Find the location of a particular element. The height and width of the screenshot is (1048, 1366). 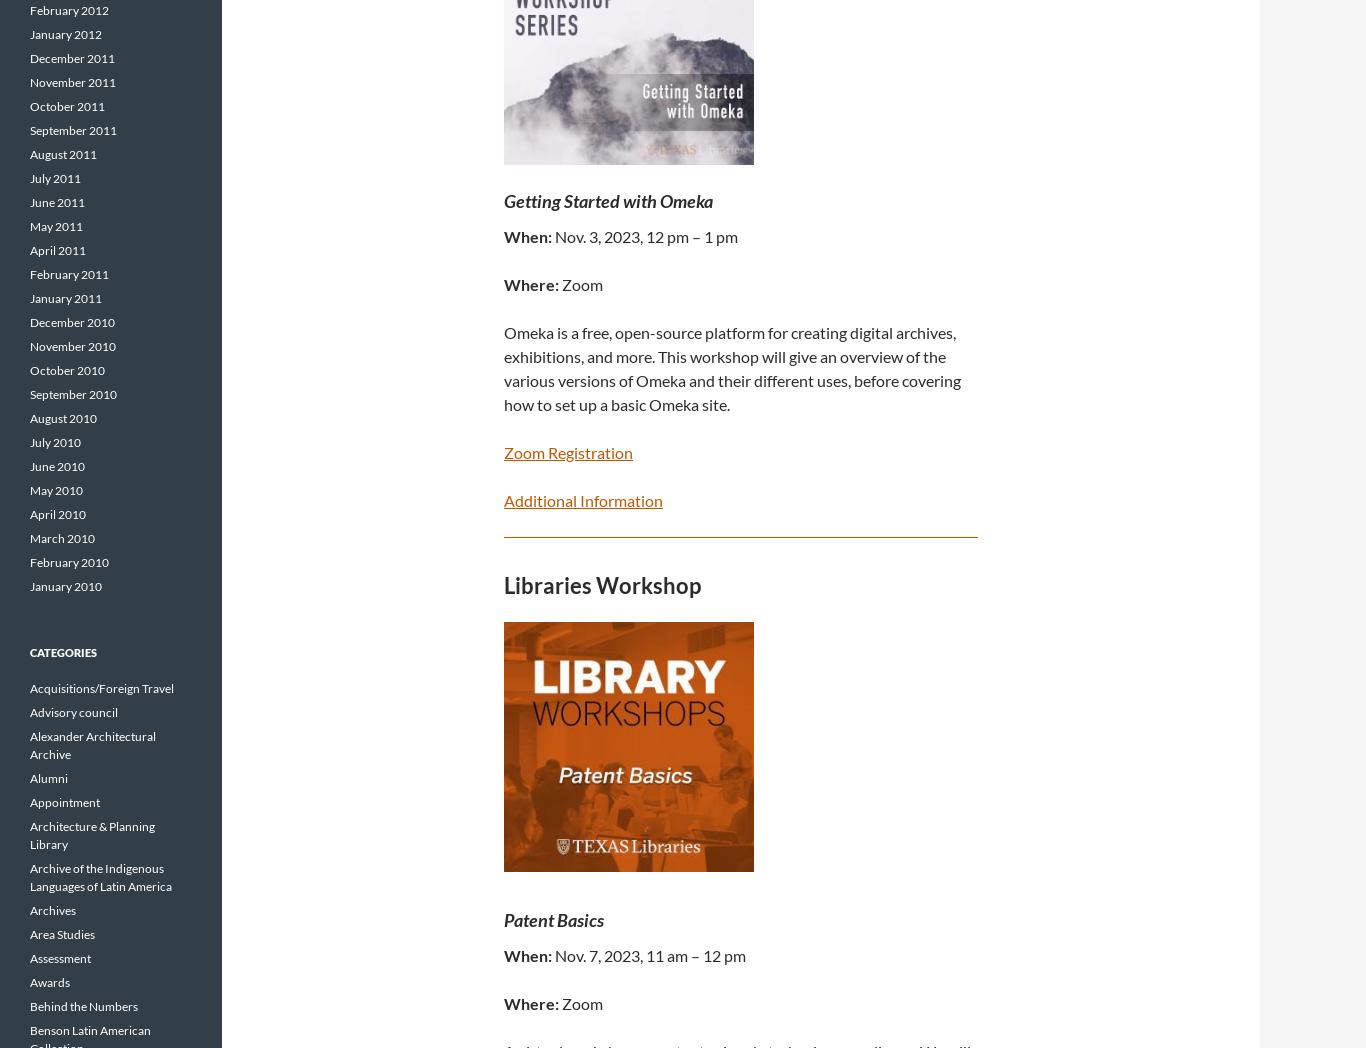

'Zoom Registration' is located at coordinates (568, 450).